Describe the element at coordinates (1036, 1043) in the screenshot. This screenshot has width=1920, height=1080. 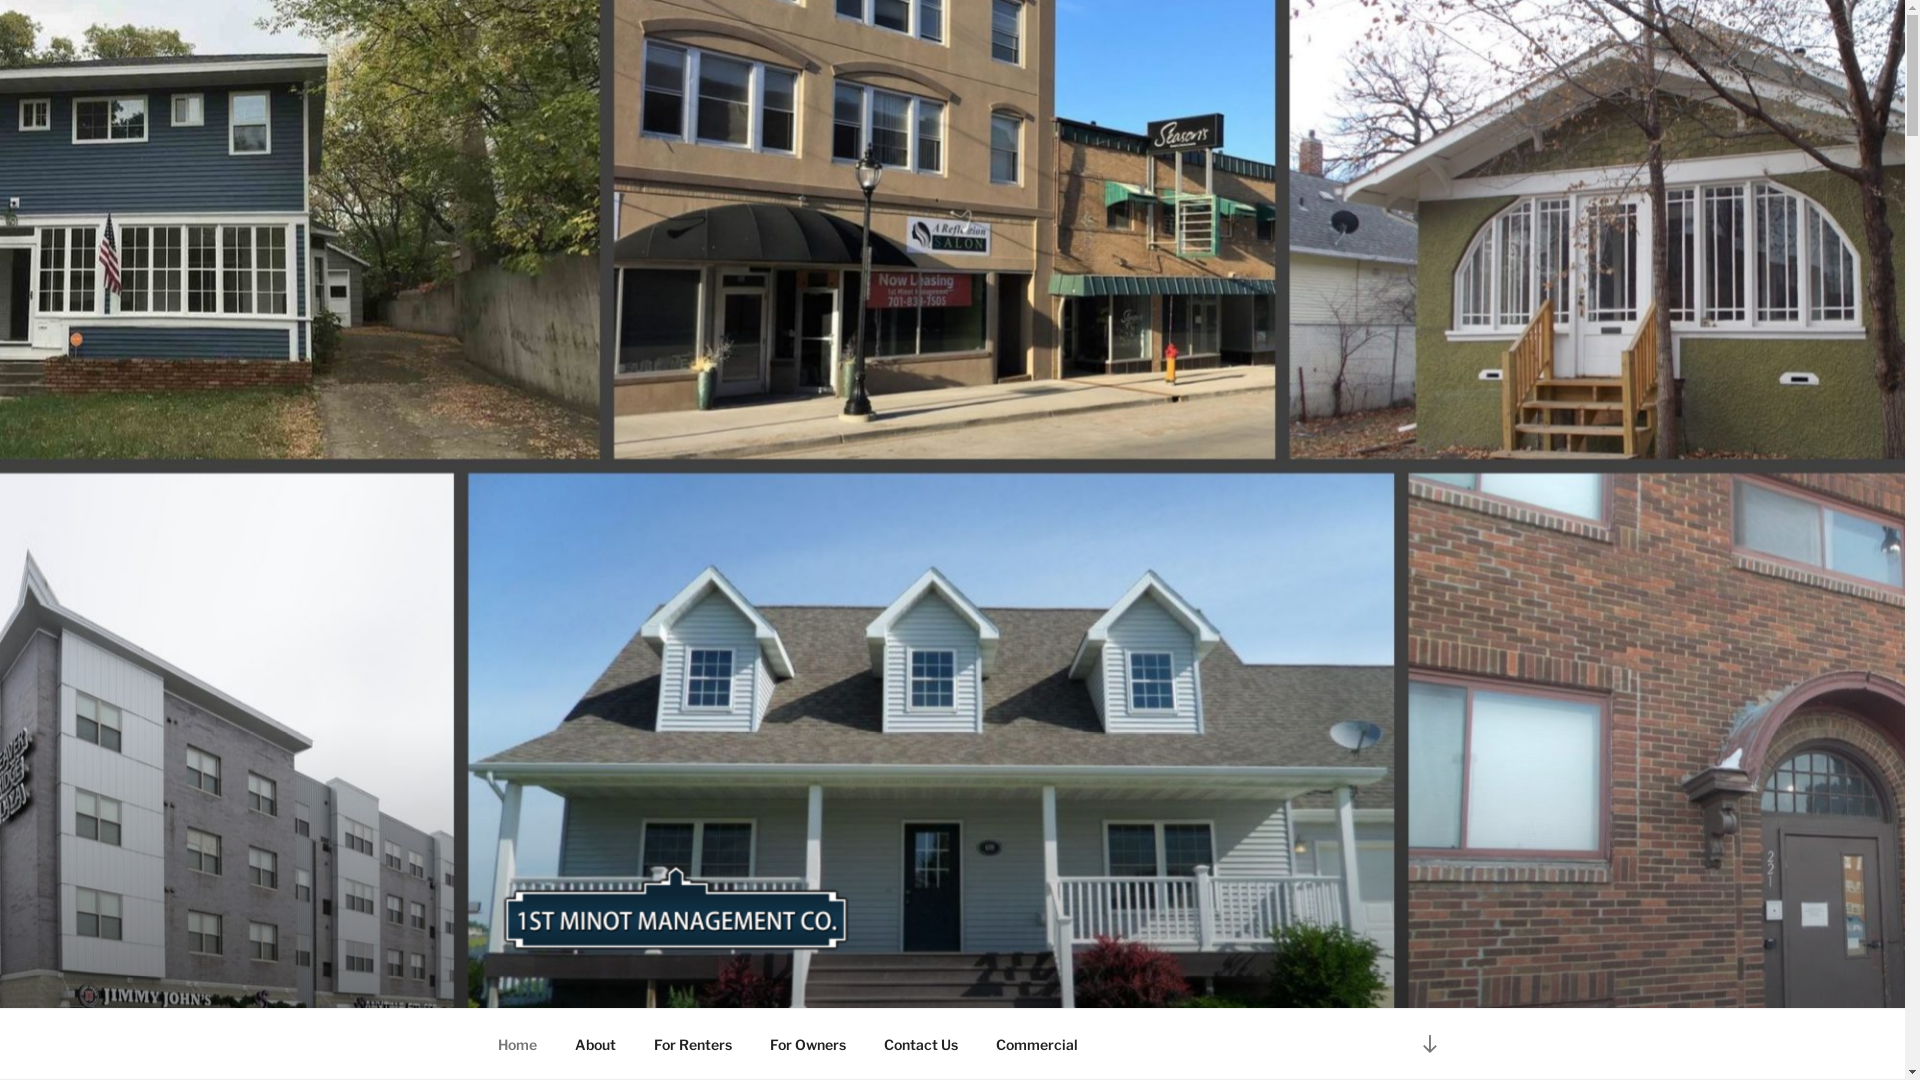
I see `'Commercial'` at that location.